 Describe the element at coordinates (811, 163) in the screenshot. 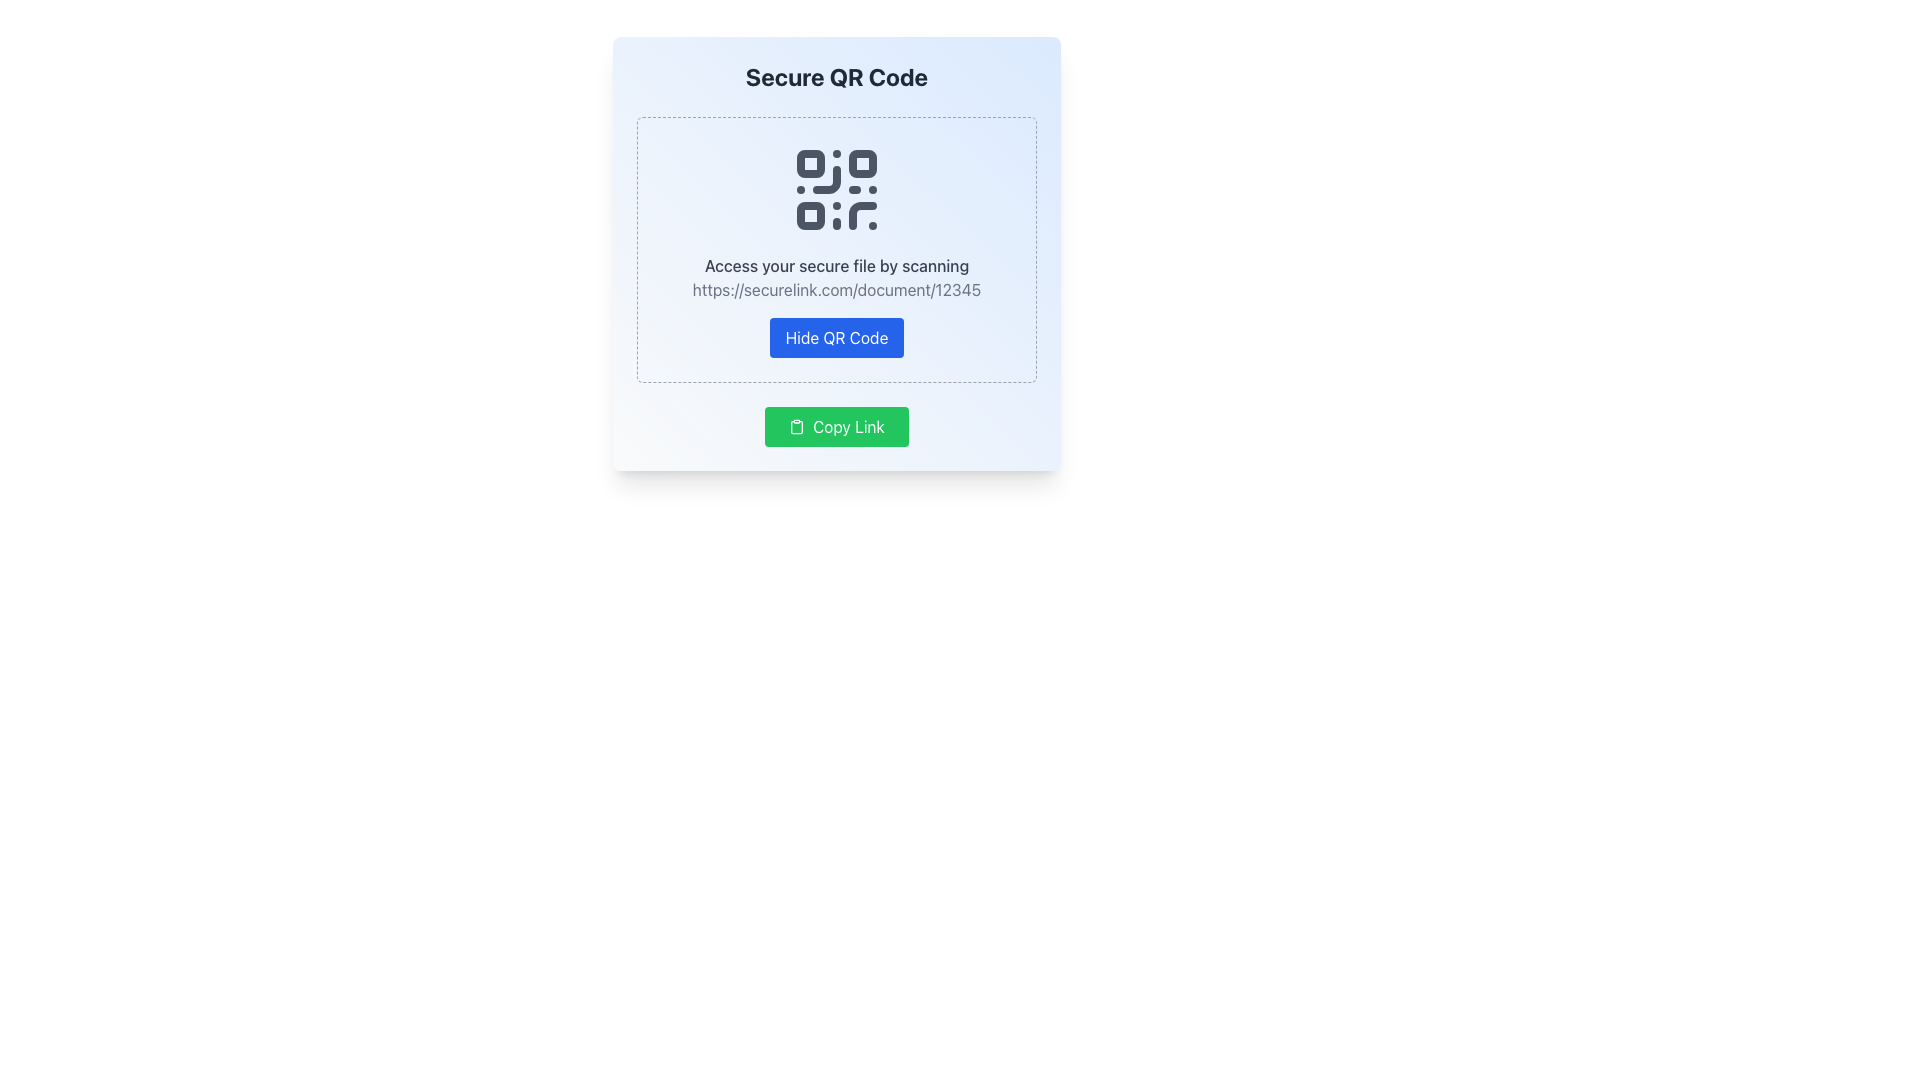

I see `the small square block in the top-left corner of the QR code, which is styled as part of the QR code with rounded corners` at that location.